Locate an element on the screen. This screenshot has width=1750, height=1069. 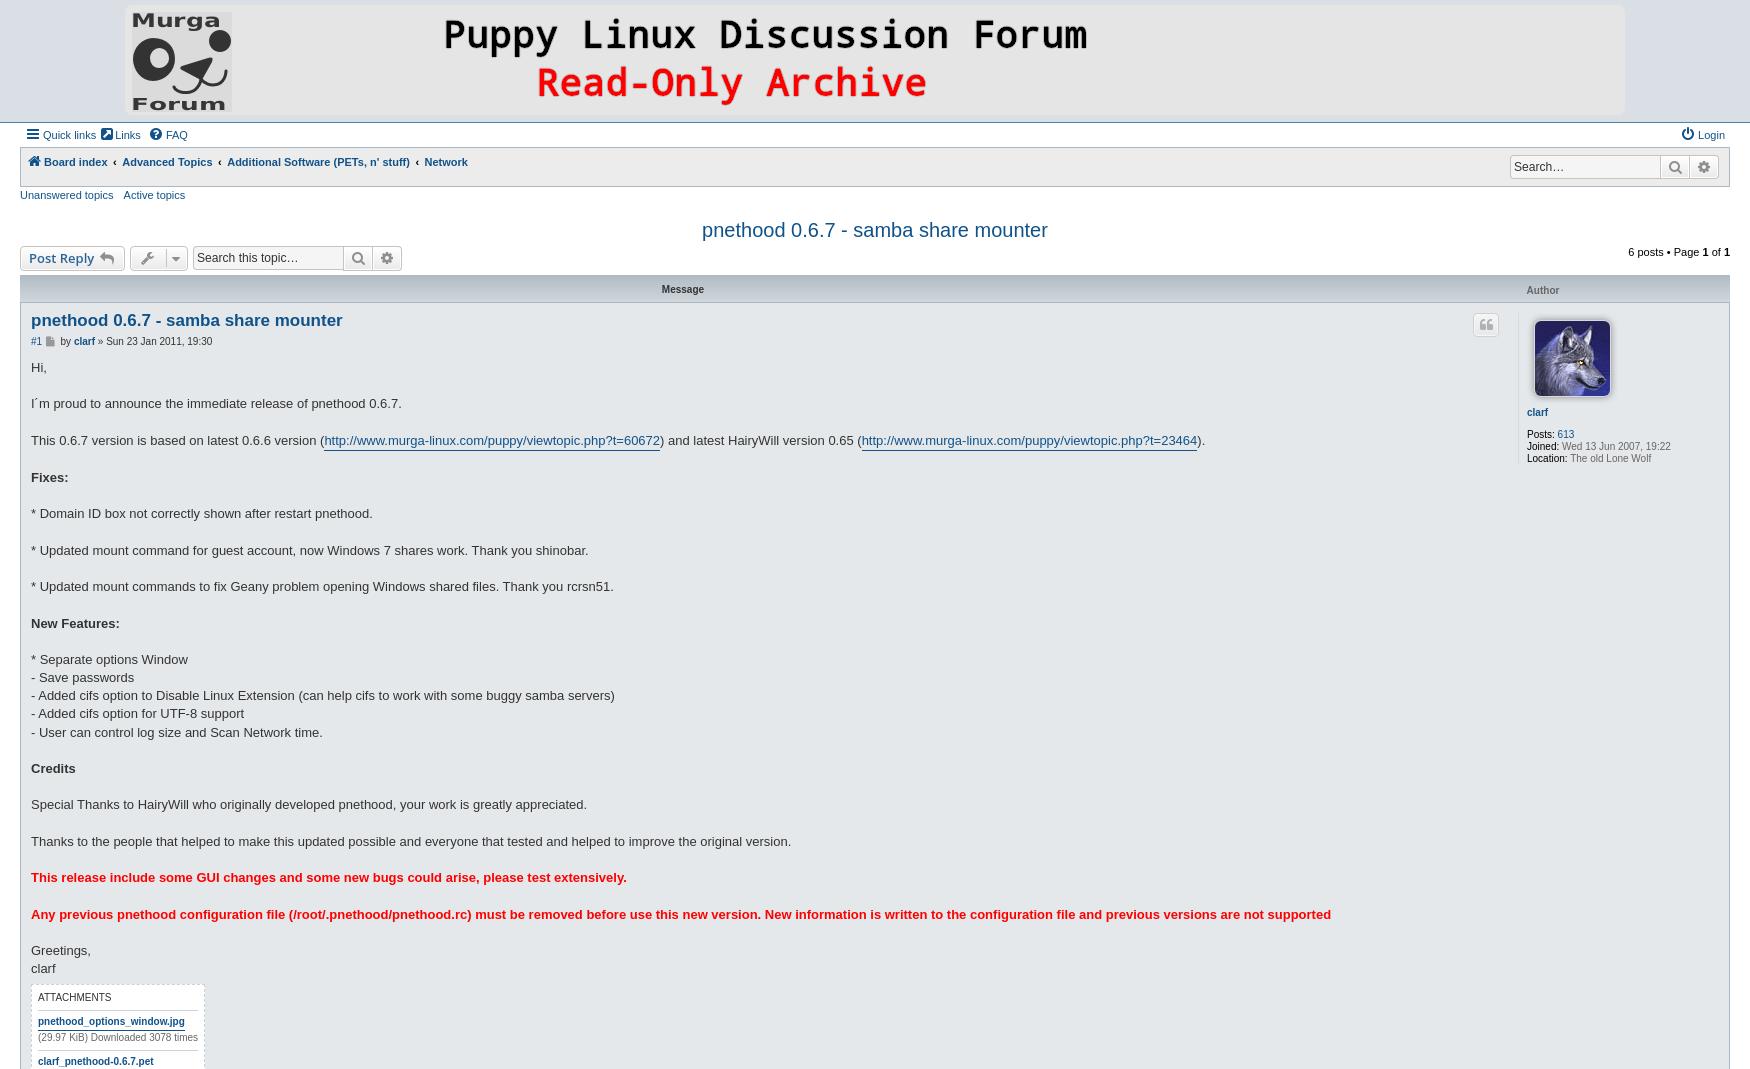
'The old Lone Wolf' is located at coordinates (1608, 456).